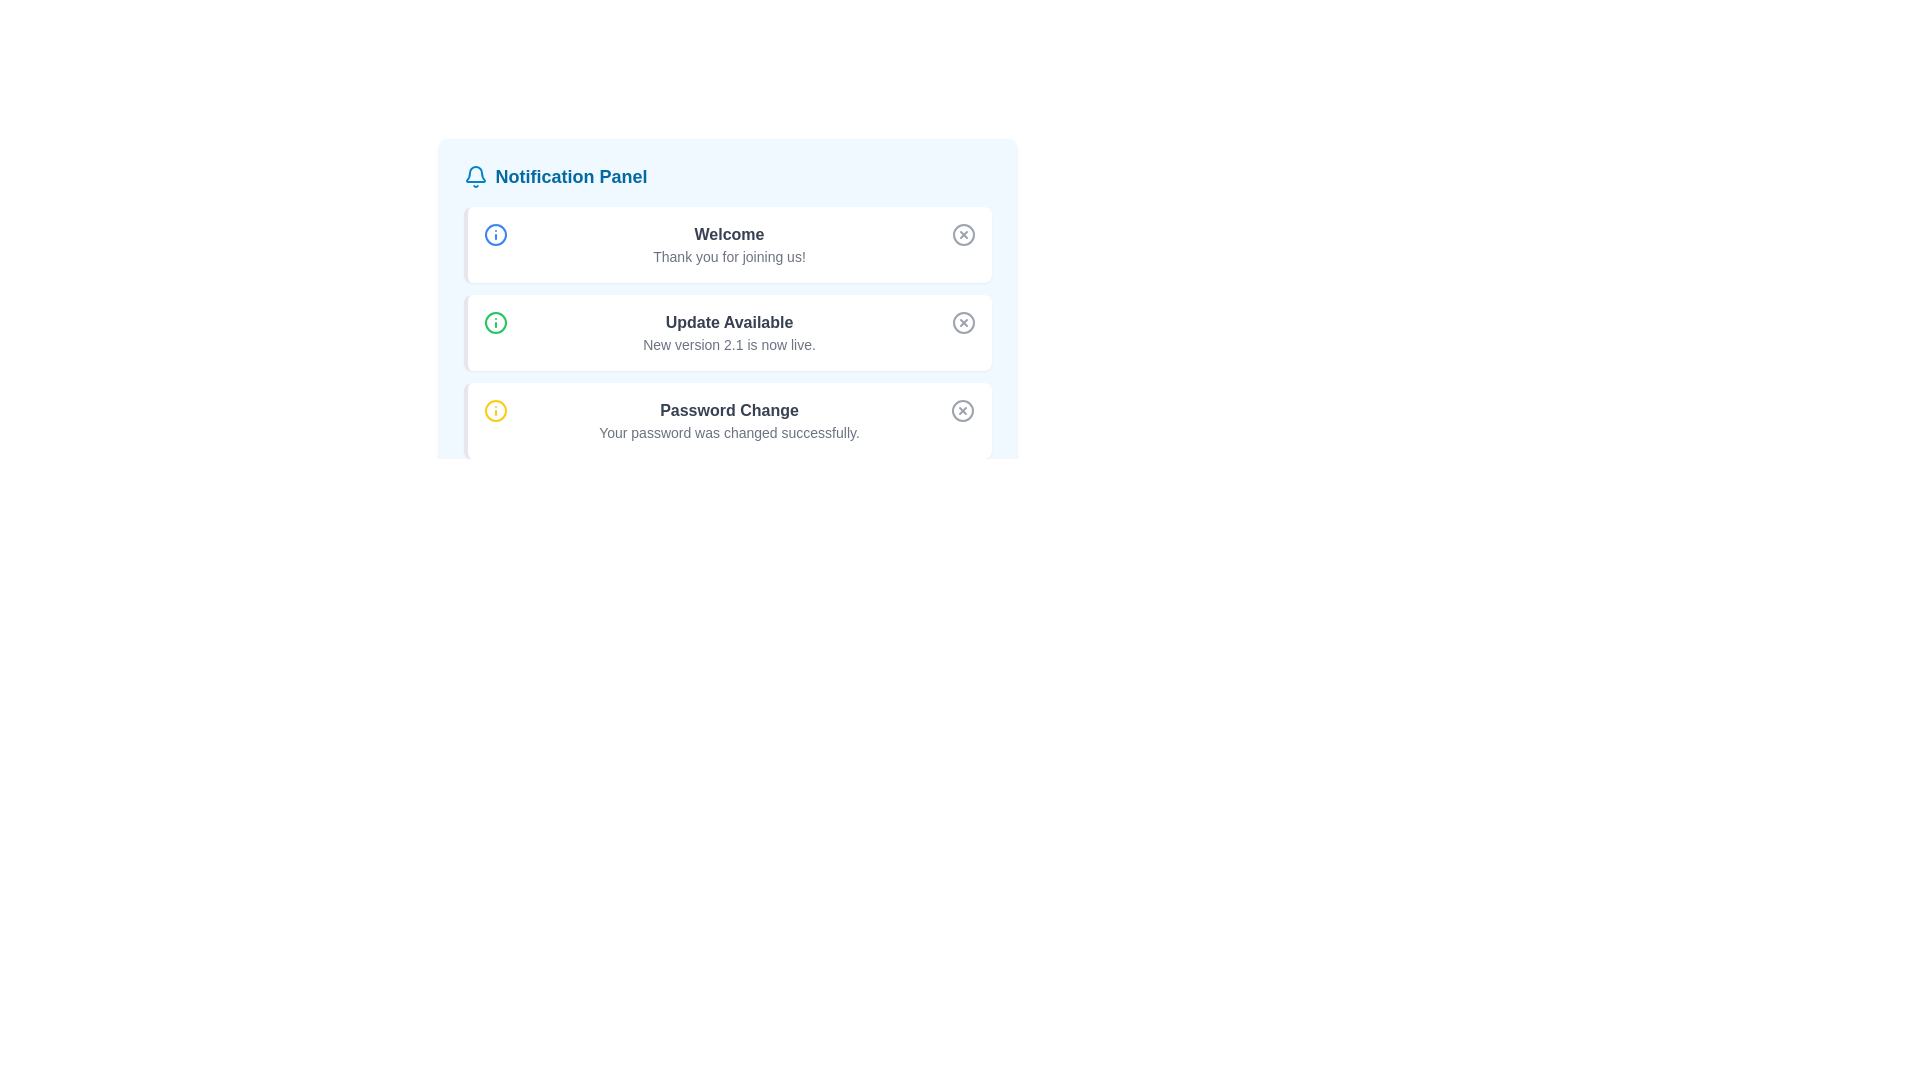 The height and width of the screenshot is (1080, 1920). Describe the element at coordinates (495, 234) in the screenshot. I see `the information icon, which is a blue circular outline with a vertical stroke and a dot, located in the top-left corner of the 'Welcome' notification card` at that location.